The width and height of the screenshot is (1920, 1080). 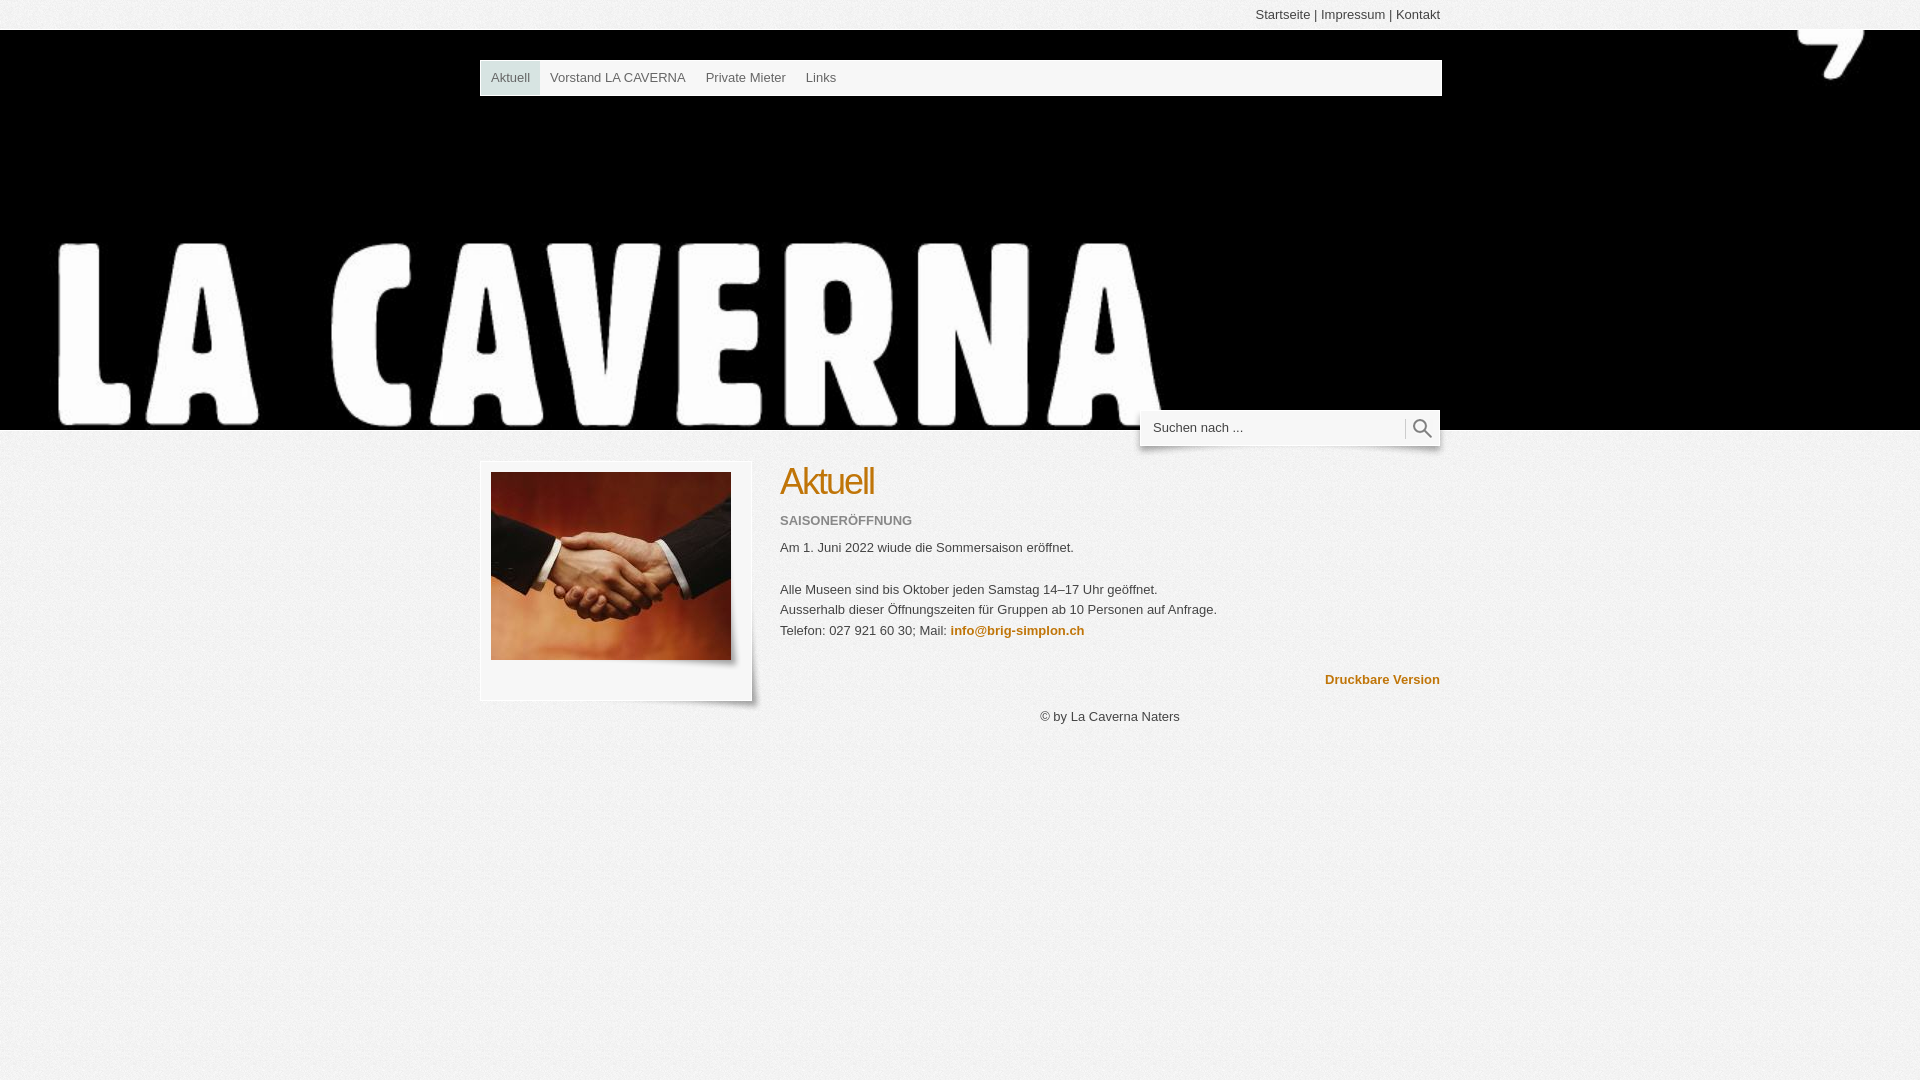 I want to click on 'Startseite', so click(x=1282, y=14).